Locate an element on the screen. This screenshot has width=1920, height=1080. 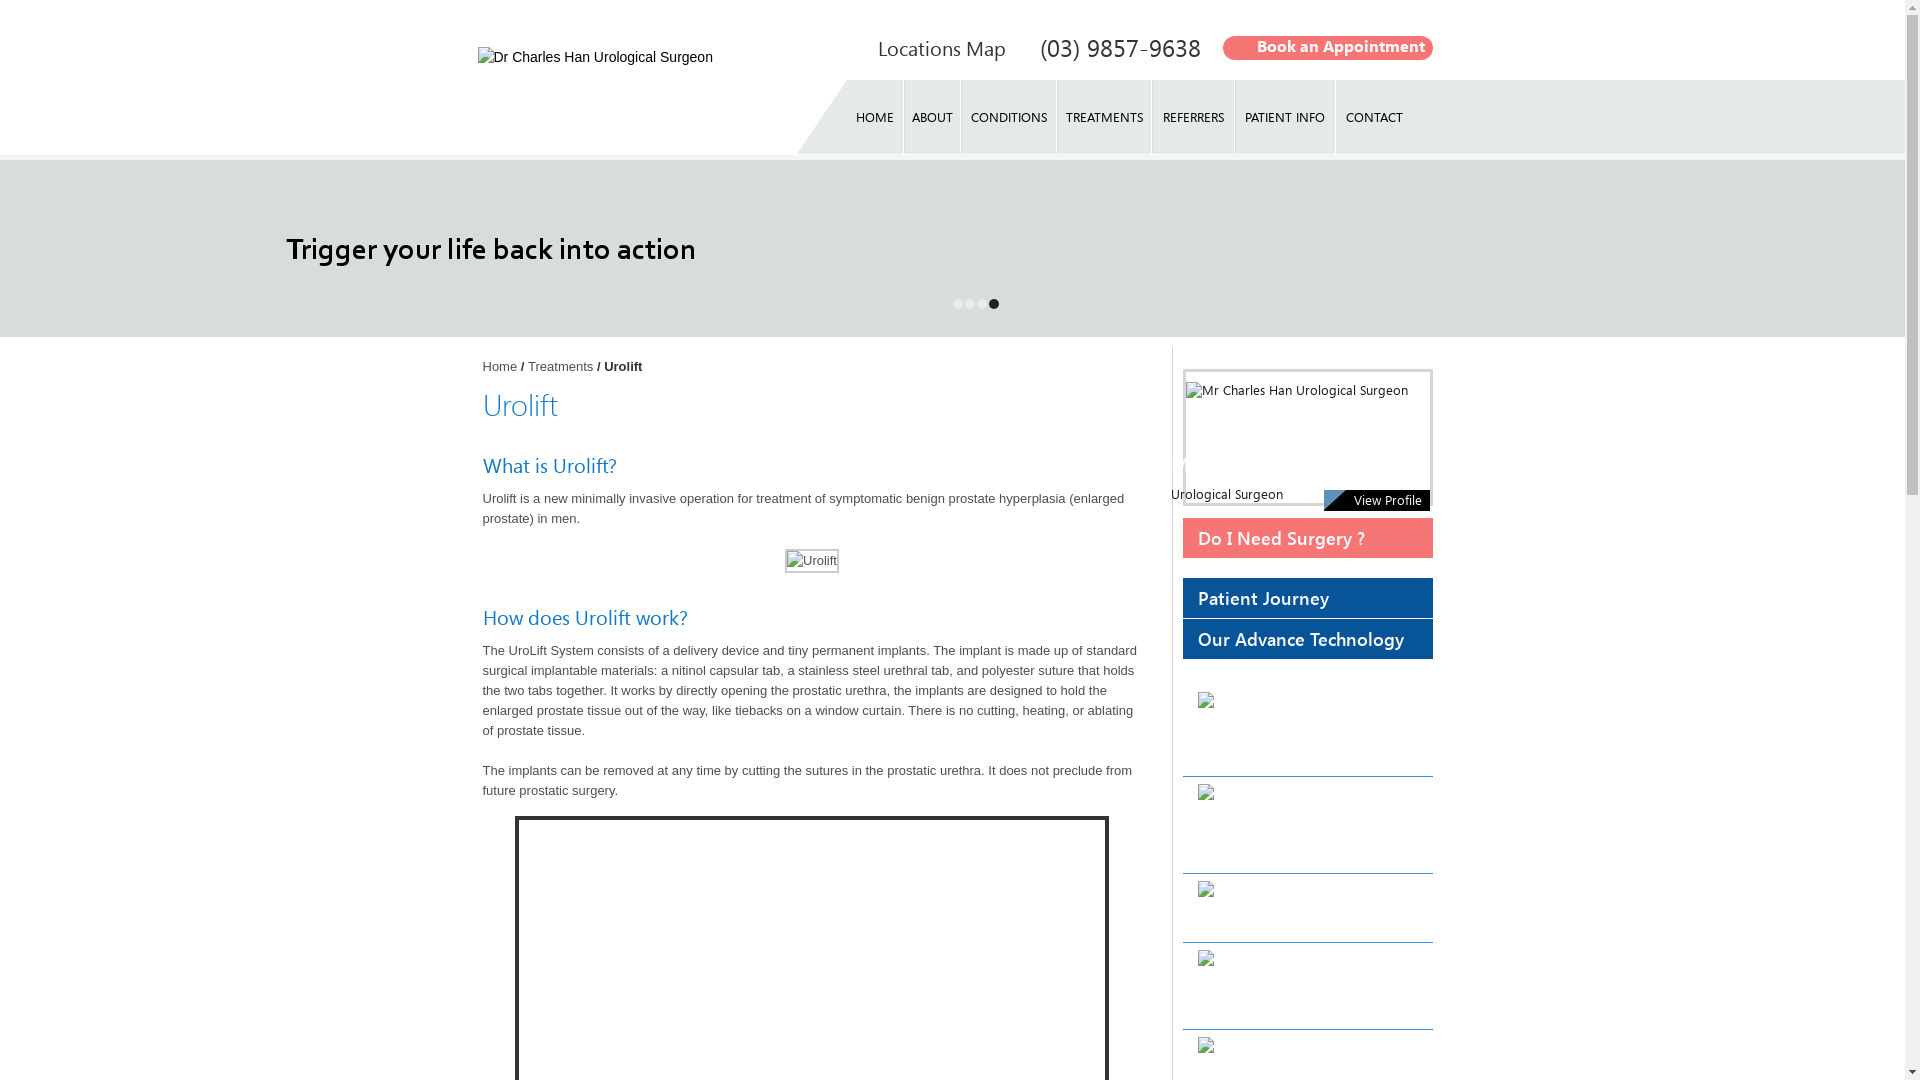
'ABOUT' is located at coordinates (931, 116).